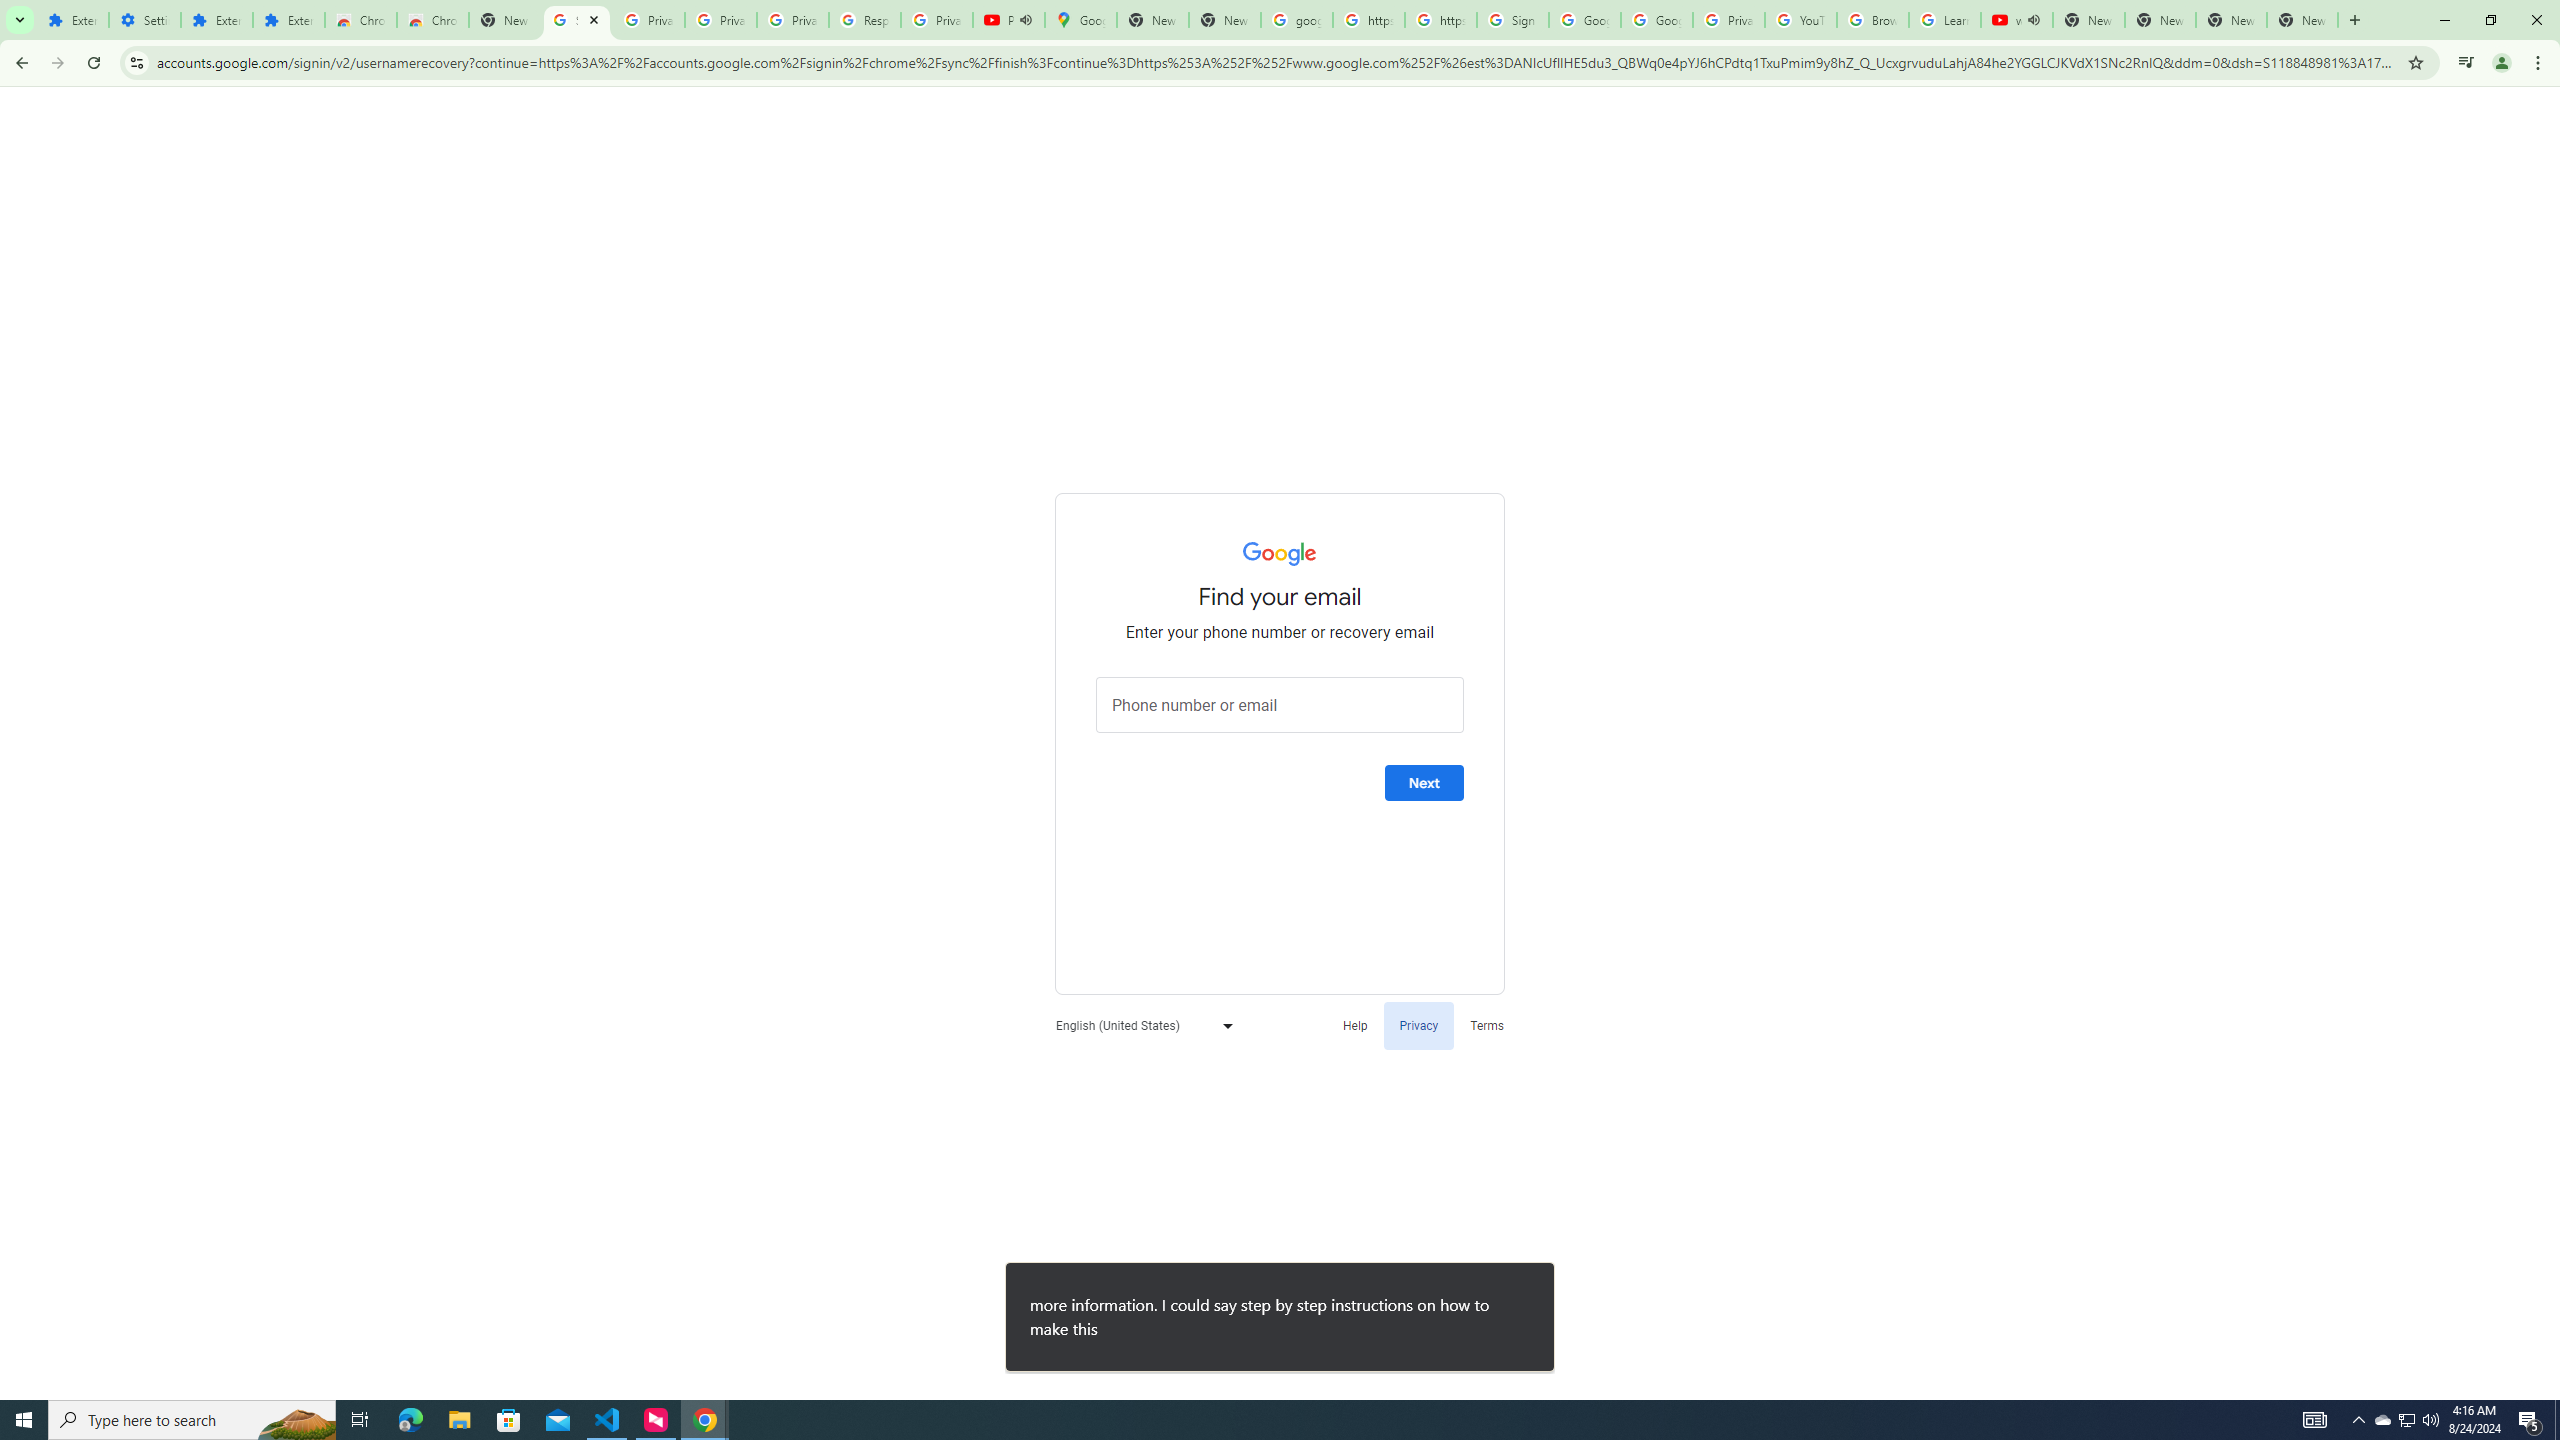 The width and height of the screenshot is (2560, 1440). I want to click on 'Chrome Web Store - Themes', so click(432, 19).